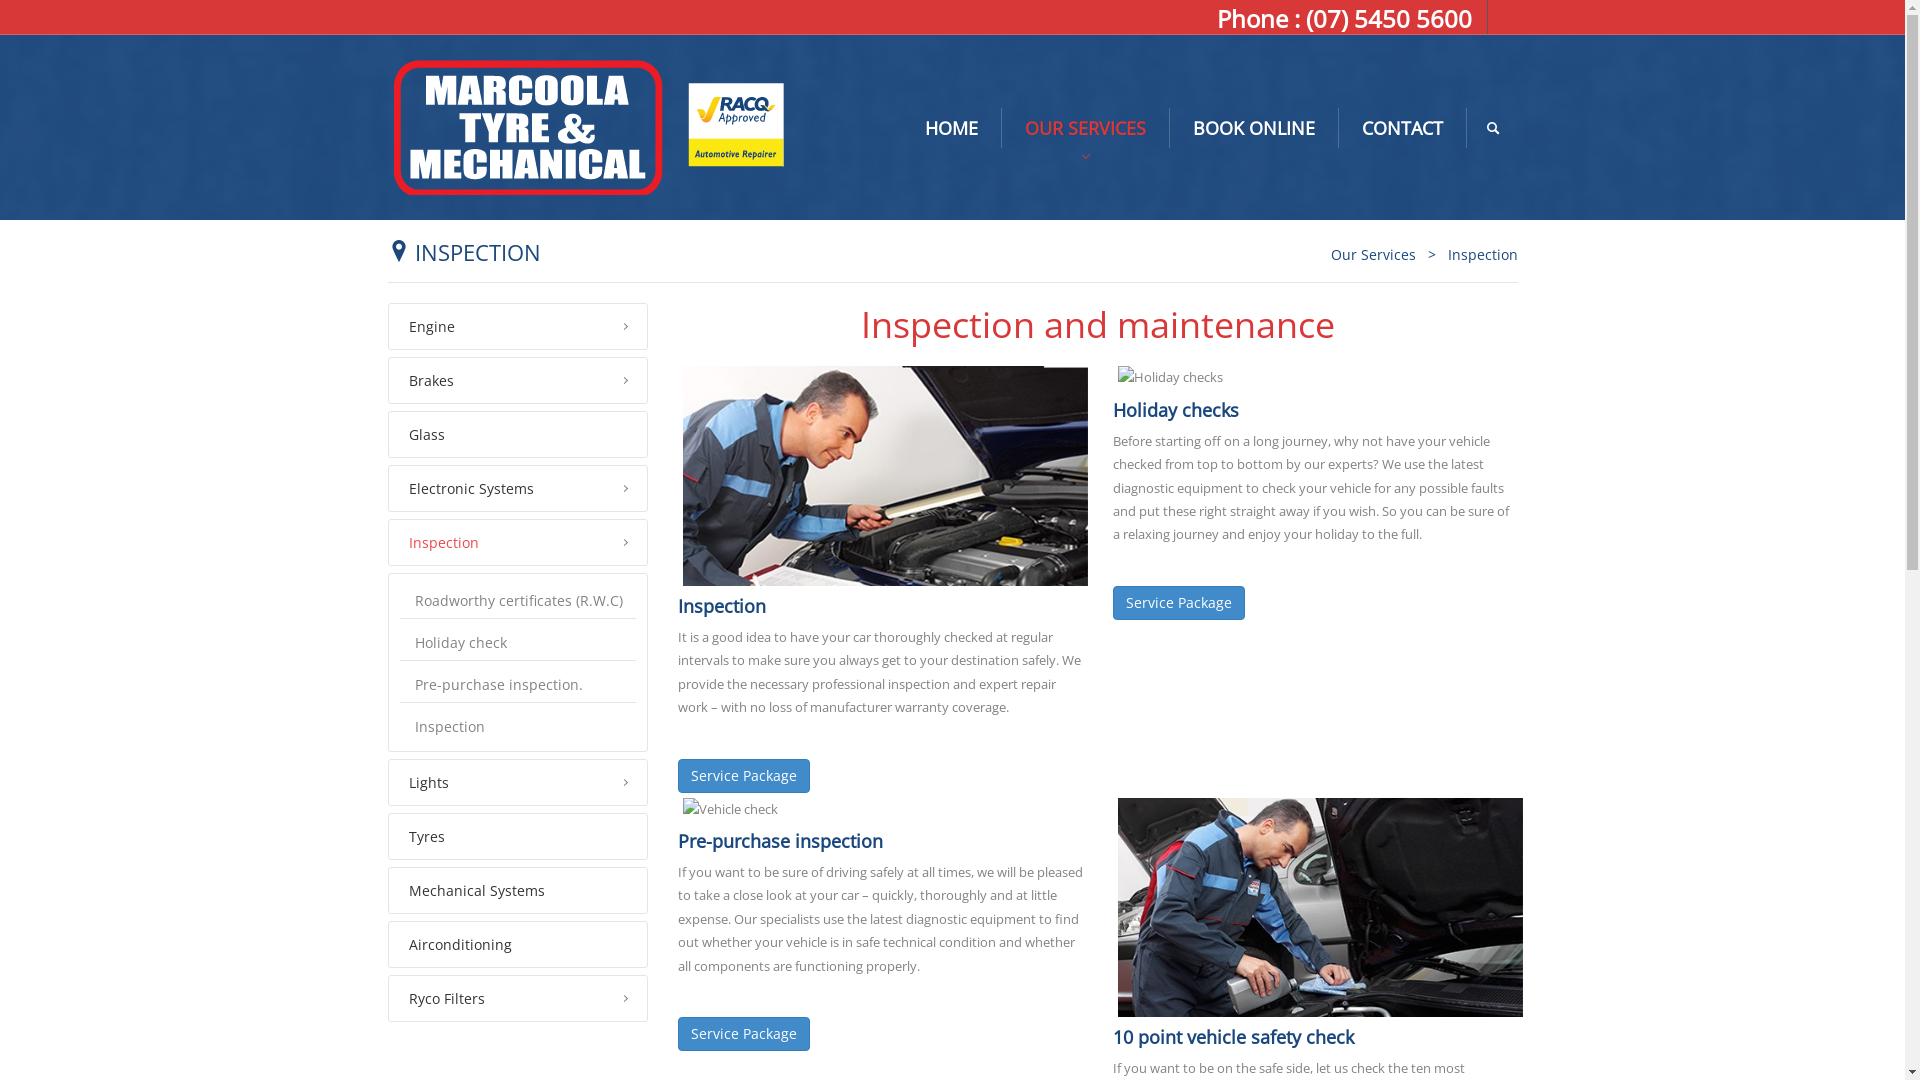 This screenshot has width=1920, height=1080. What do you see at coordinates (1084, 127) in the screenshot?
I see `'OUR SERVICES'` at bounding box center [1084, 127].